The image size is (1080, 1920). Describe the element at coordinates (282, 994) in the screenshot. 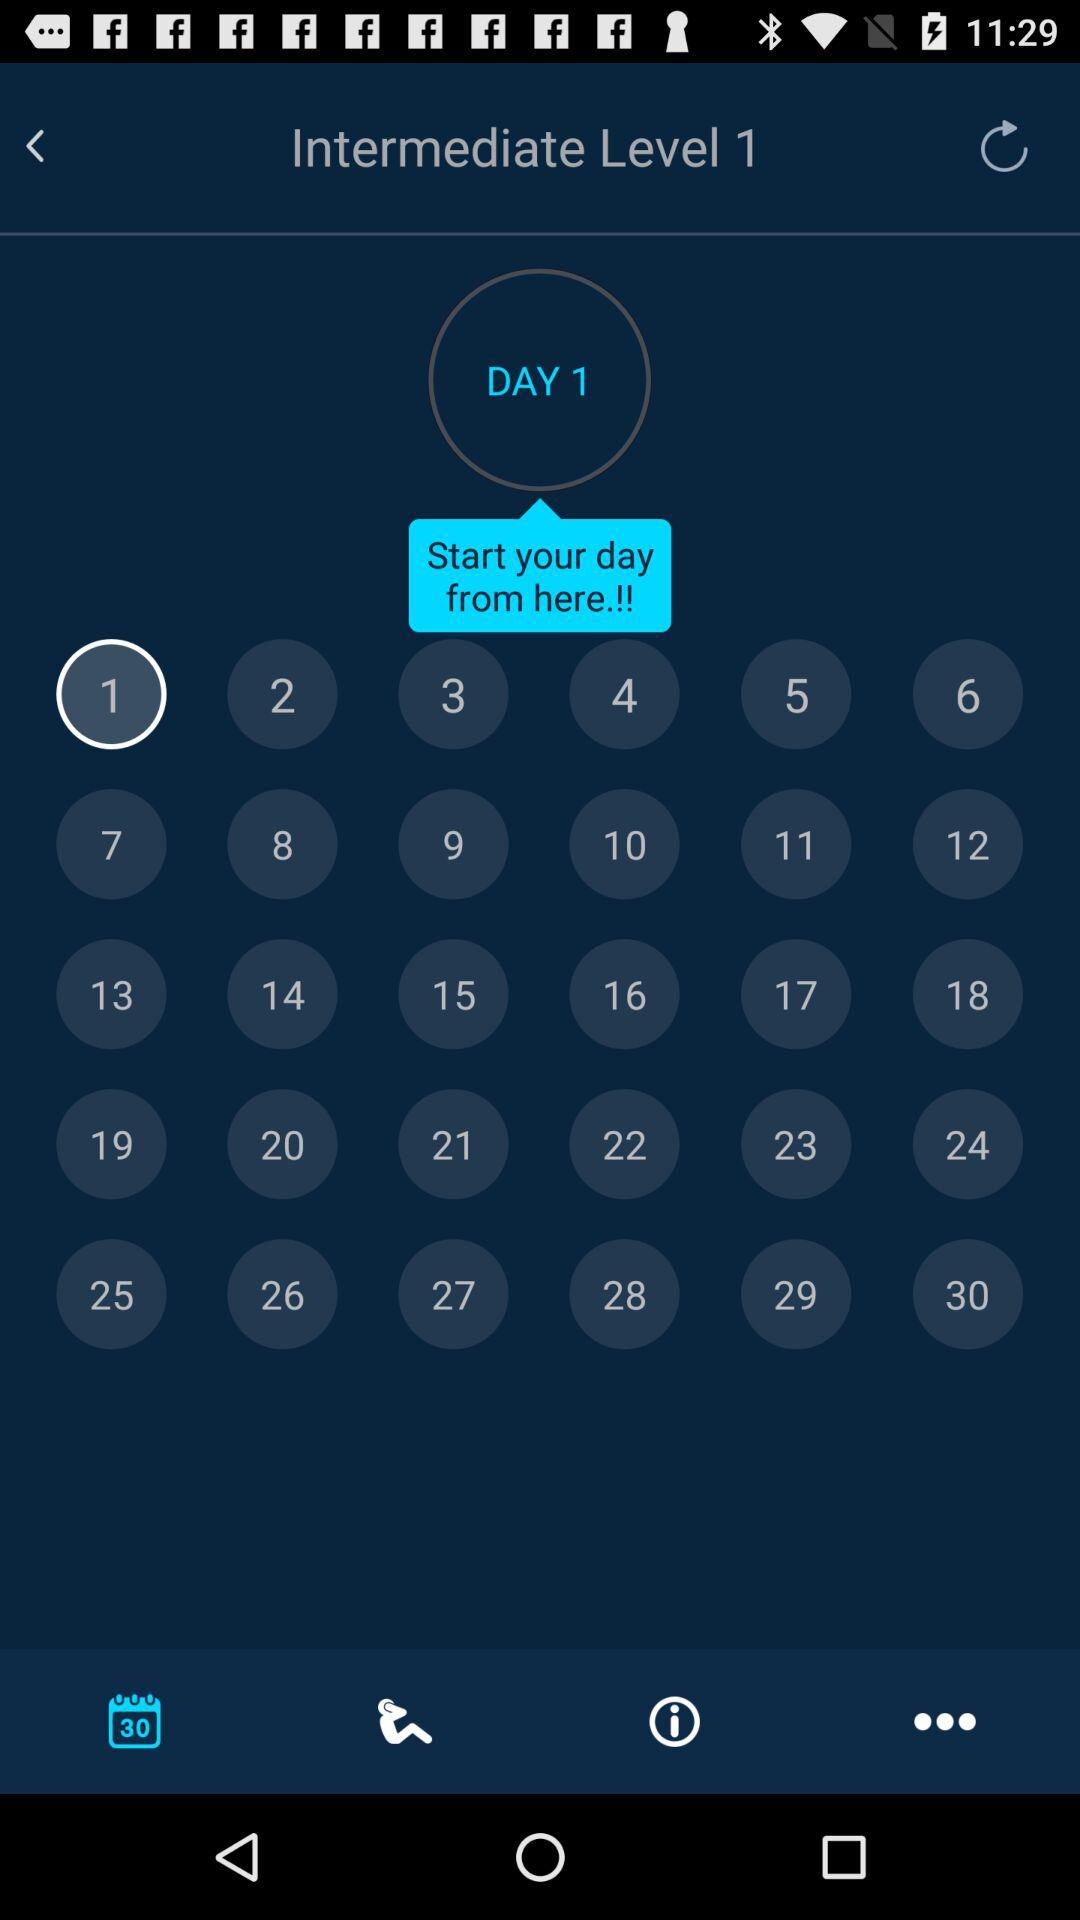

I see `day 14 option` at that location.